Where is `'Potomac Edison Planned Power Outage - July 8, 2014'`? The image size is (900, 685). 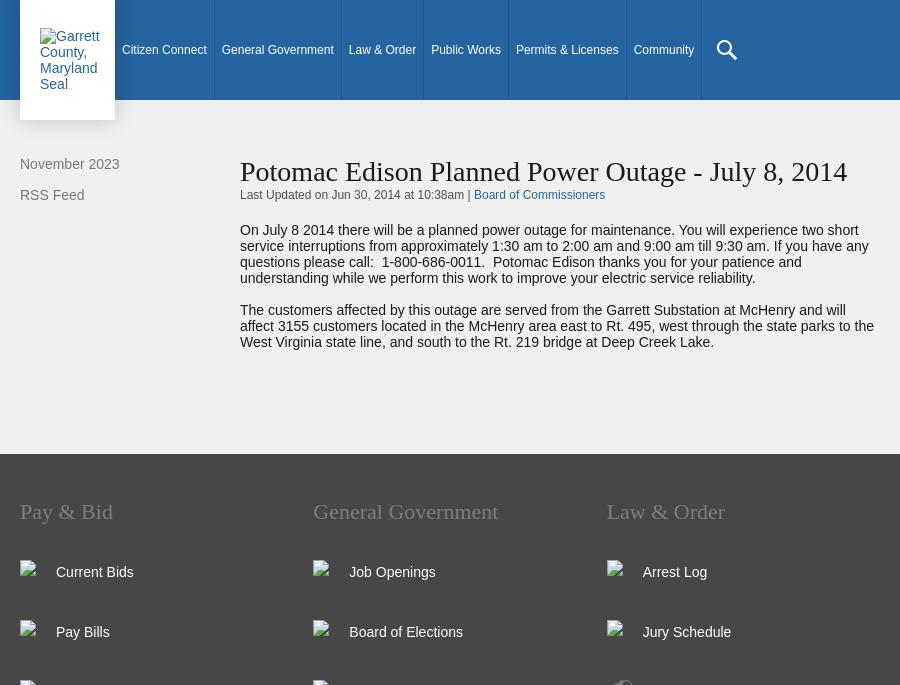 'Potomac Edison Planned Power Outage - July 8, 2014' is located at coordinates (542, 170).